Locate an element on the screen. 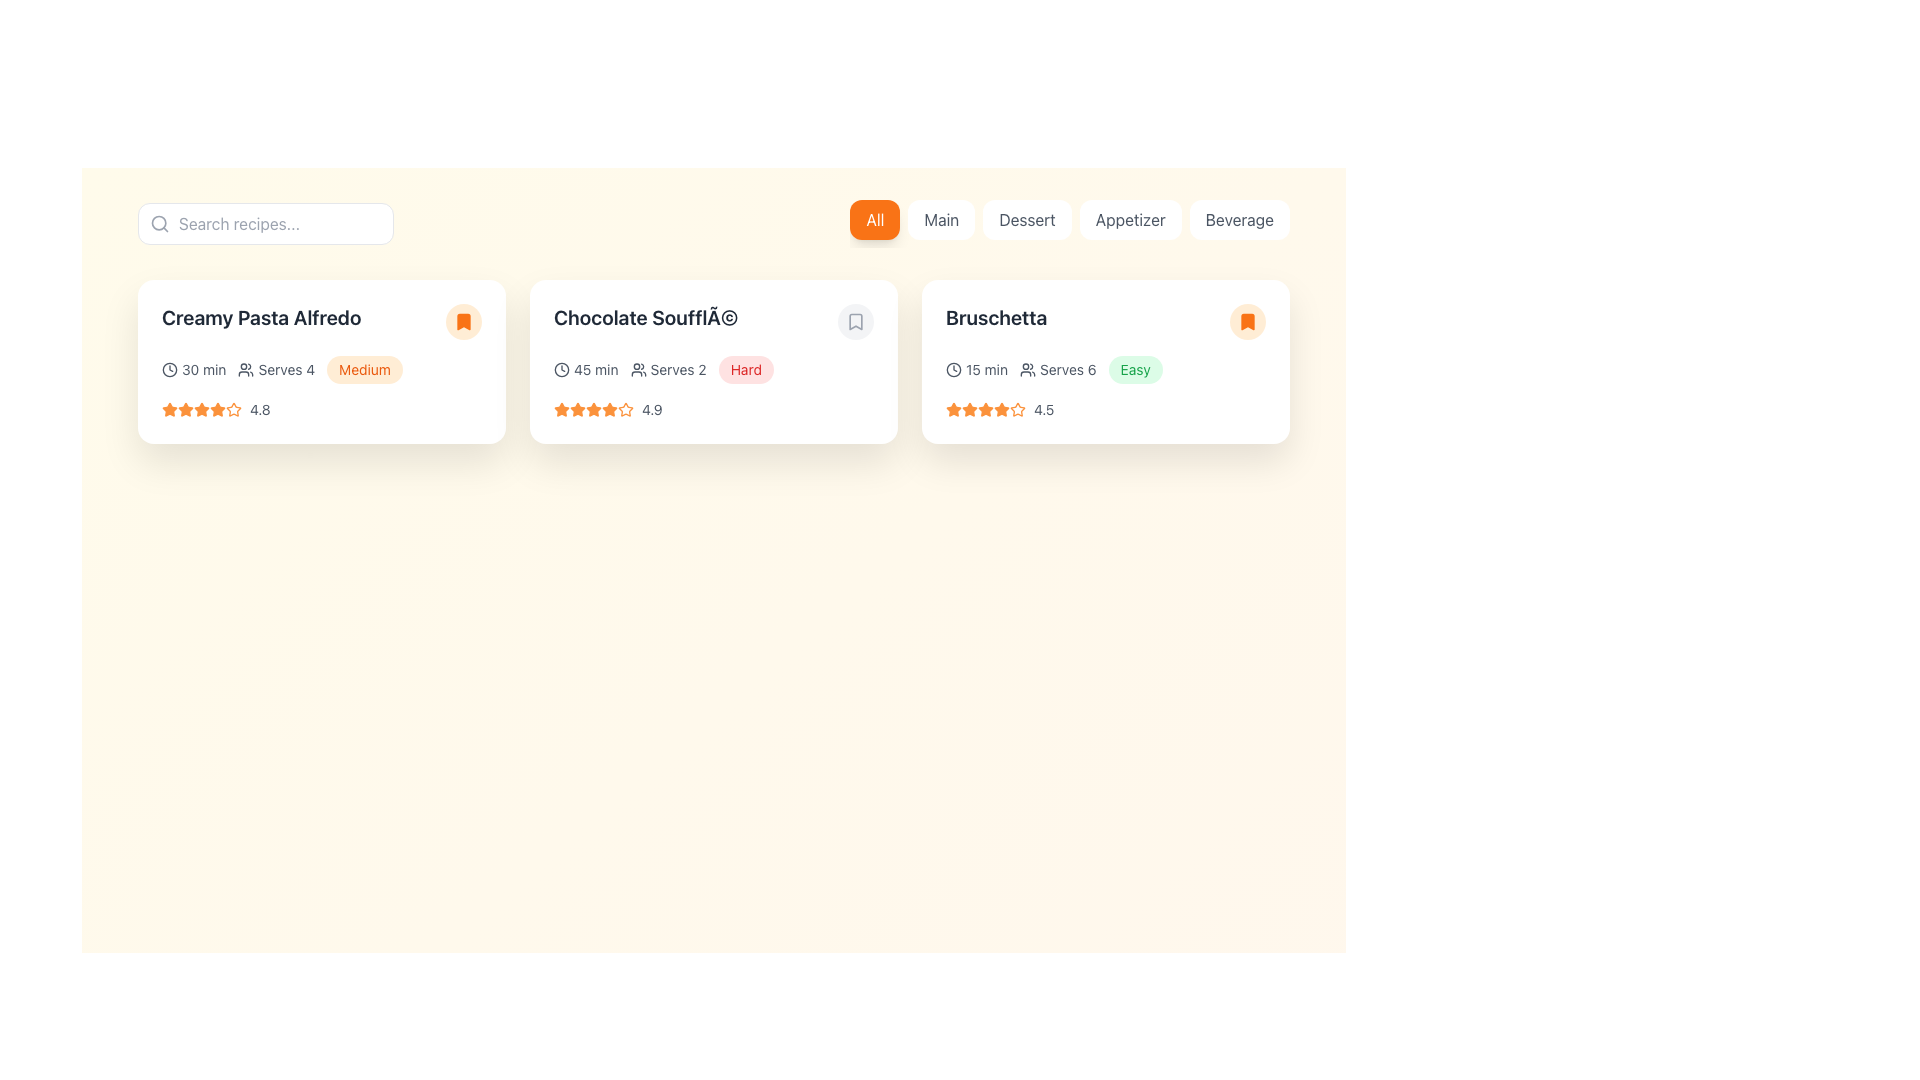 The width and height of the screenshot is (1920, 1080). the fourth star icon is located at coordinates (169, 408).